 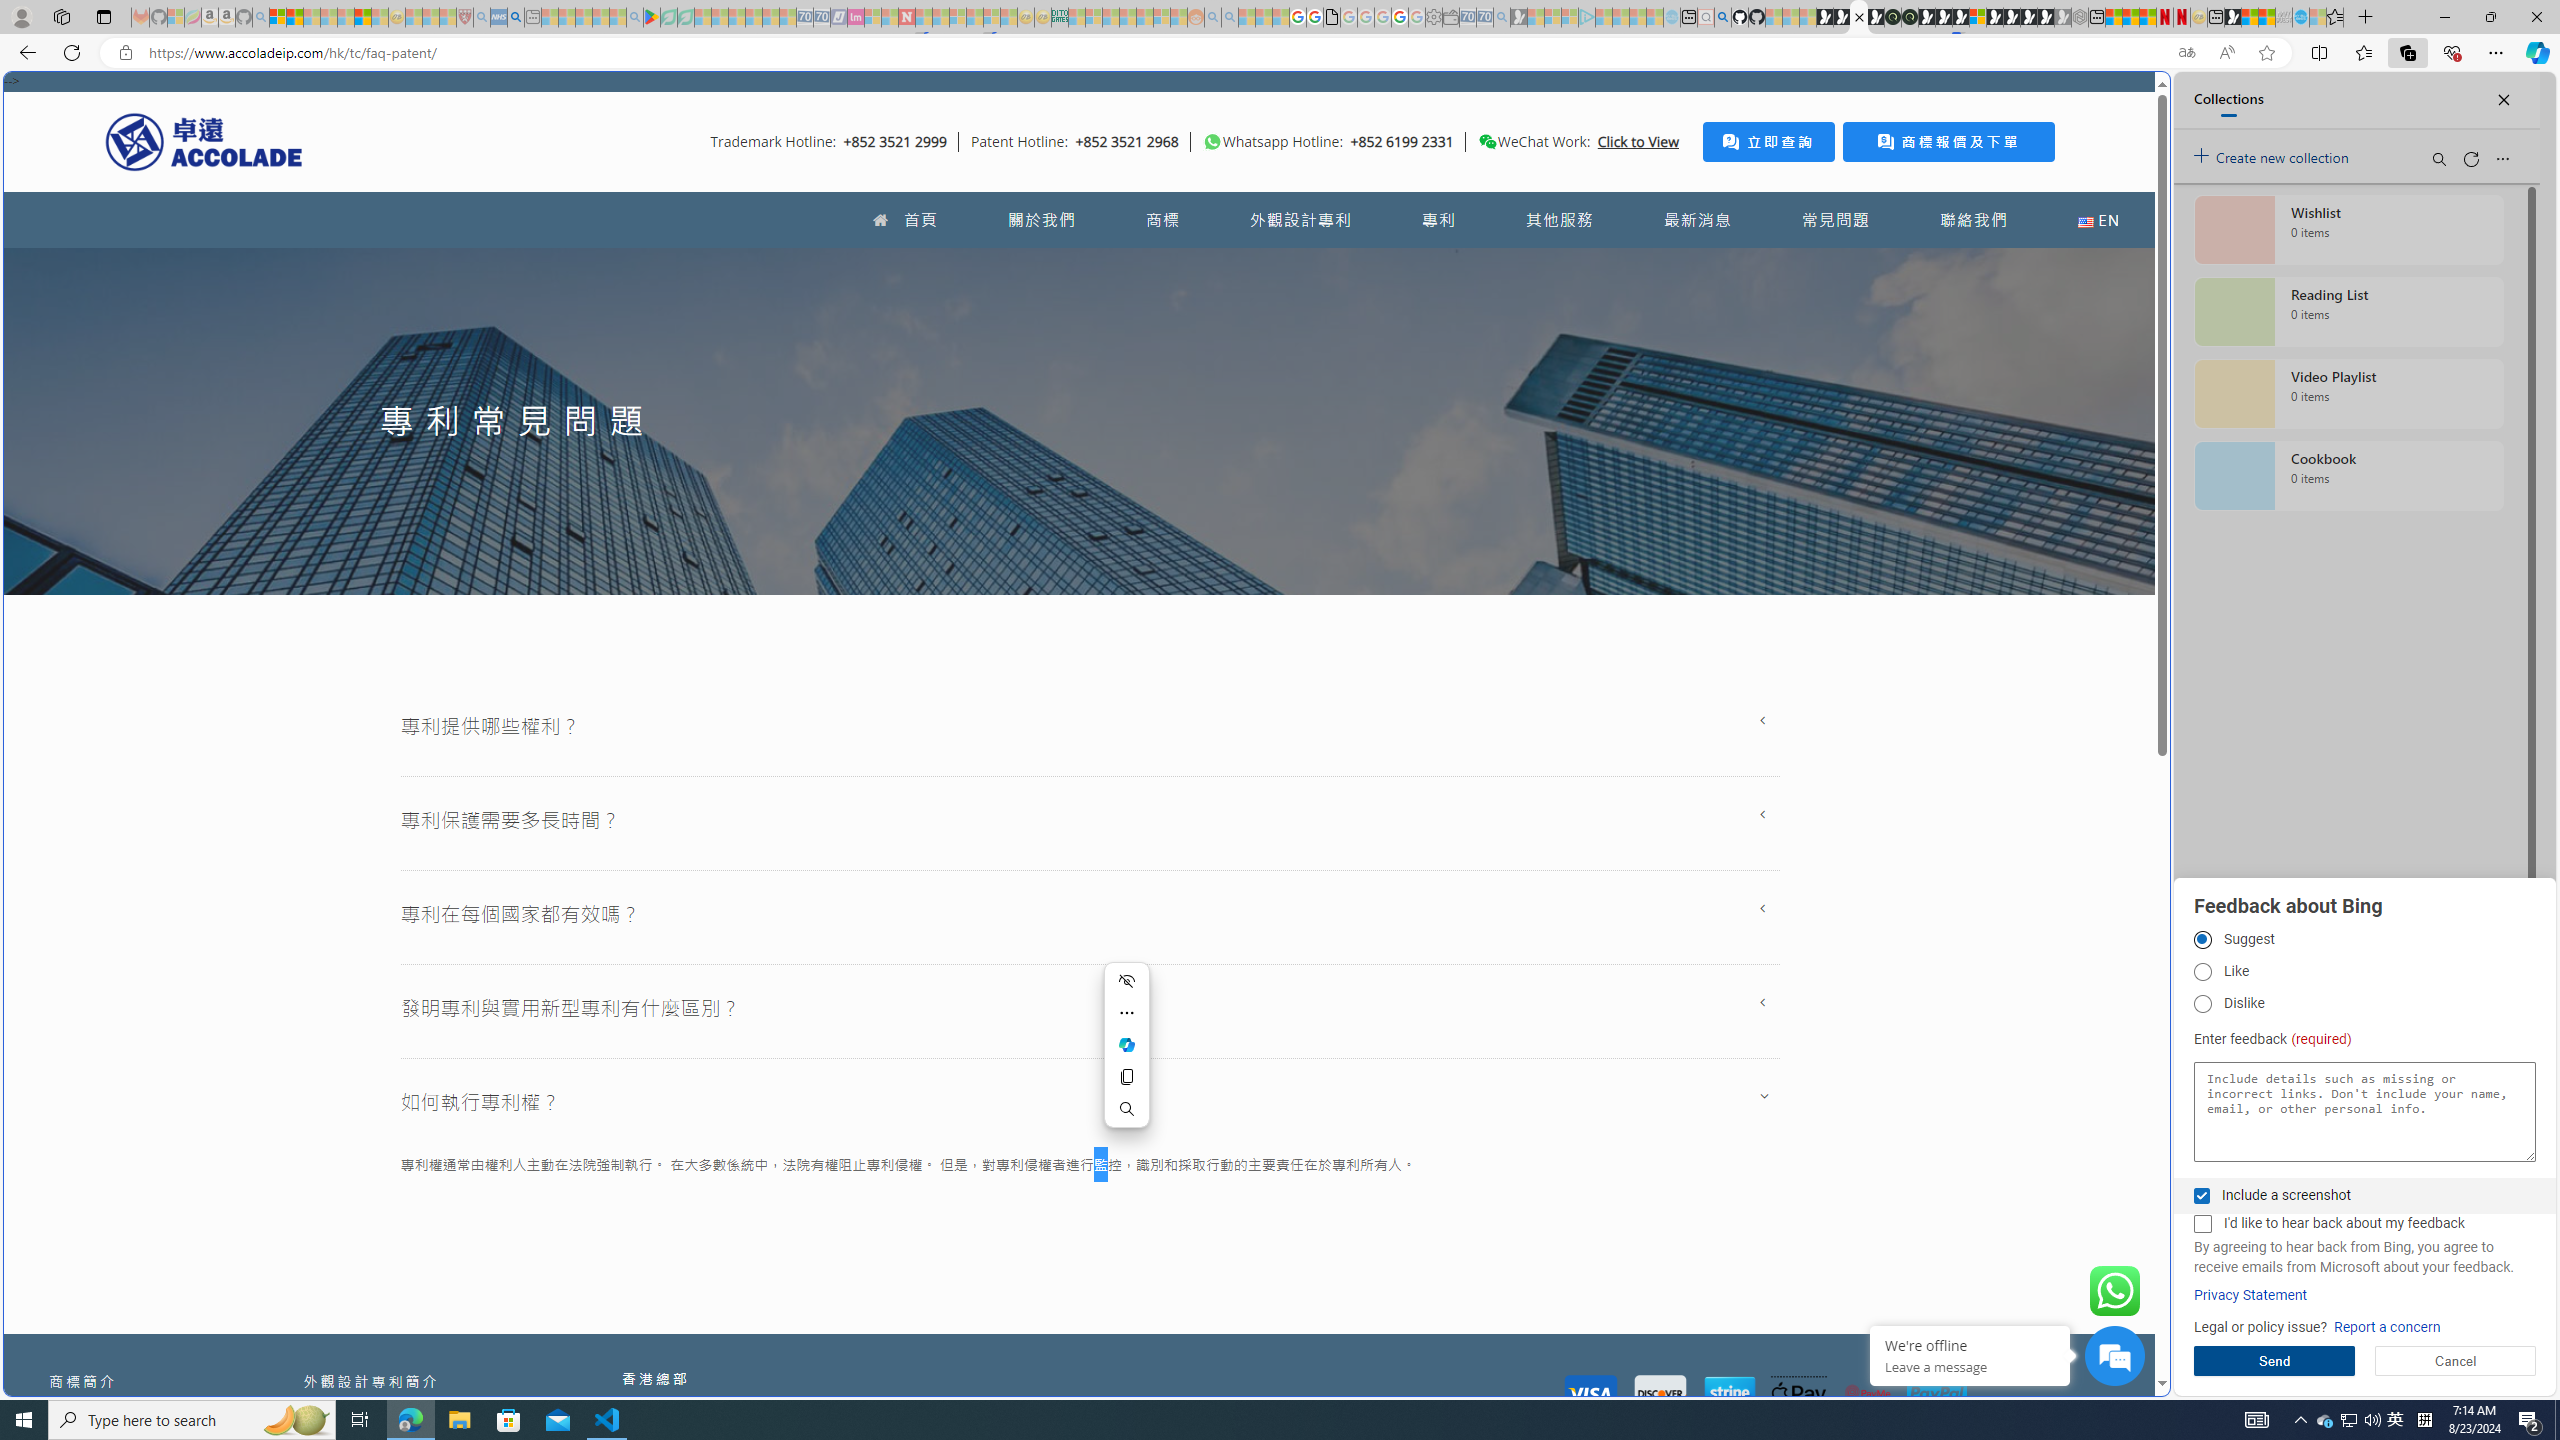 What do you see at coordinates (1076, 16) in the screenshot?
I see `'MSNBC - MSN - Sleeping'` at bounding box center [1076, 16].